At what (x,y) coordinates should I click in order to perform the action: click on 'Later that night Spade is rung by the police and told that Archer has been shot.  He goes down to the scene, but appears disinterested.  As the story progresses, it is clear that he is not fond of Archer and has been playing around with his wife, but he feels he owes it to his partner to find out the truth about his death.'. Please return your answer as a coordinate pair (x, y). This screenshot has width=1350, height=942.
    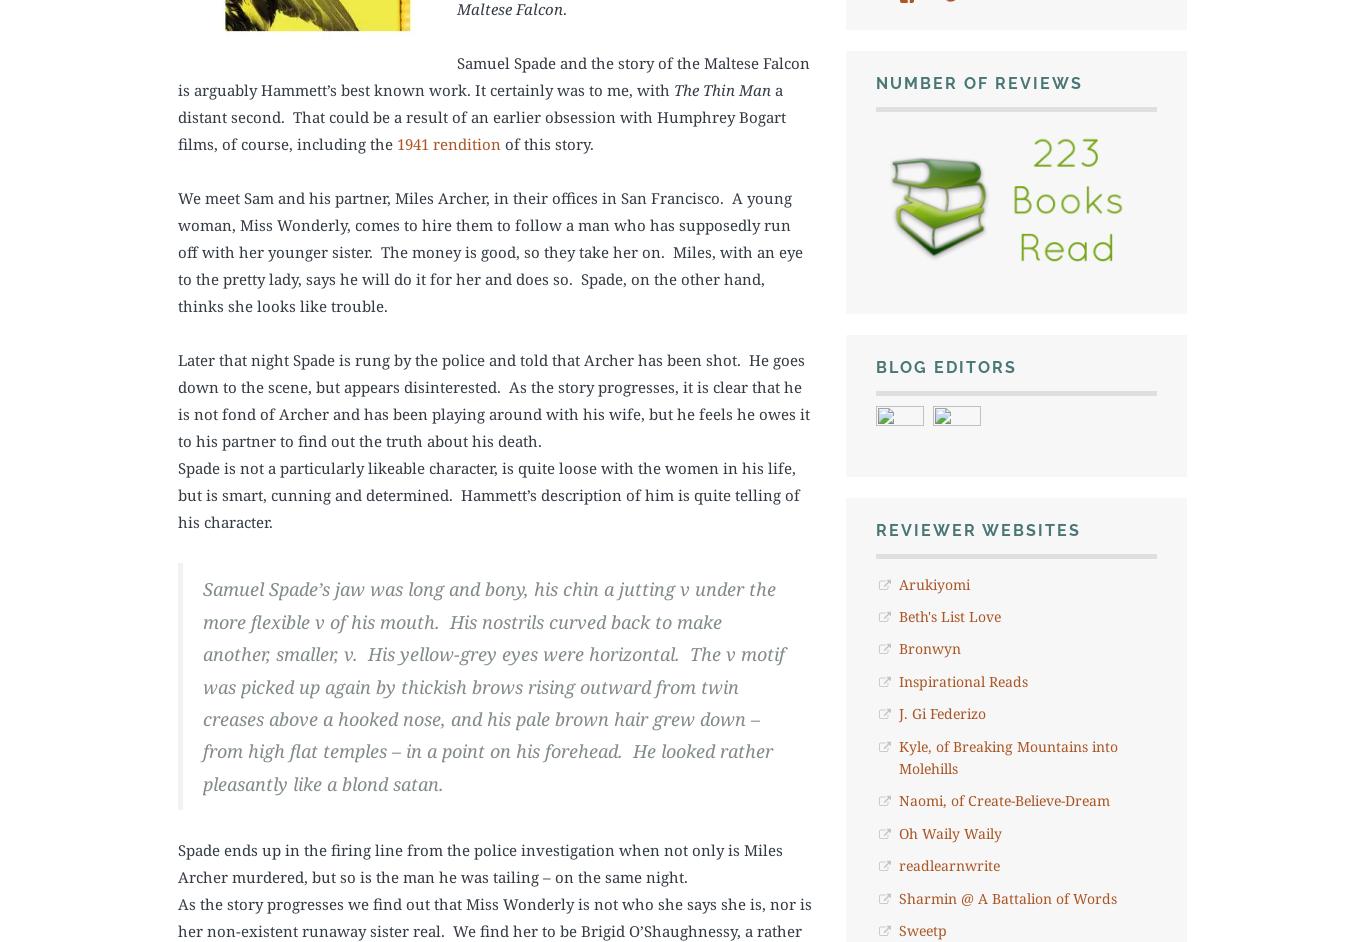
    Looking at the image, I should click on (178, 400).